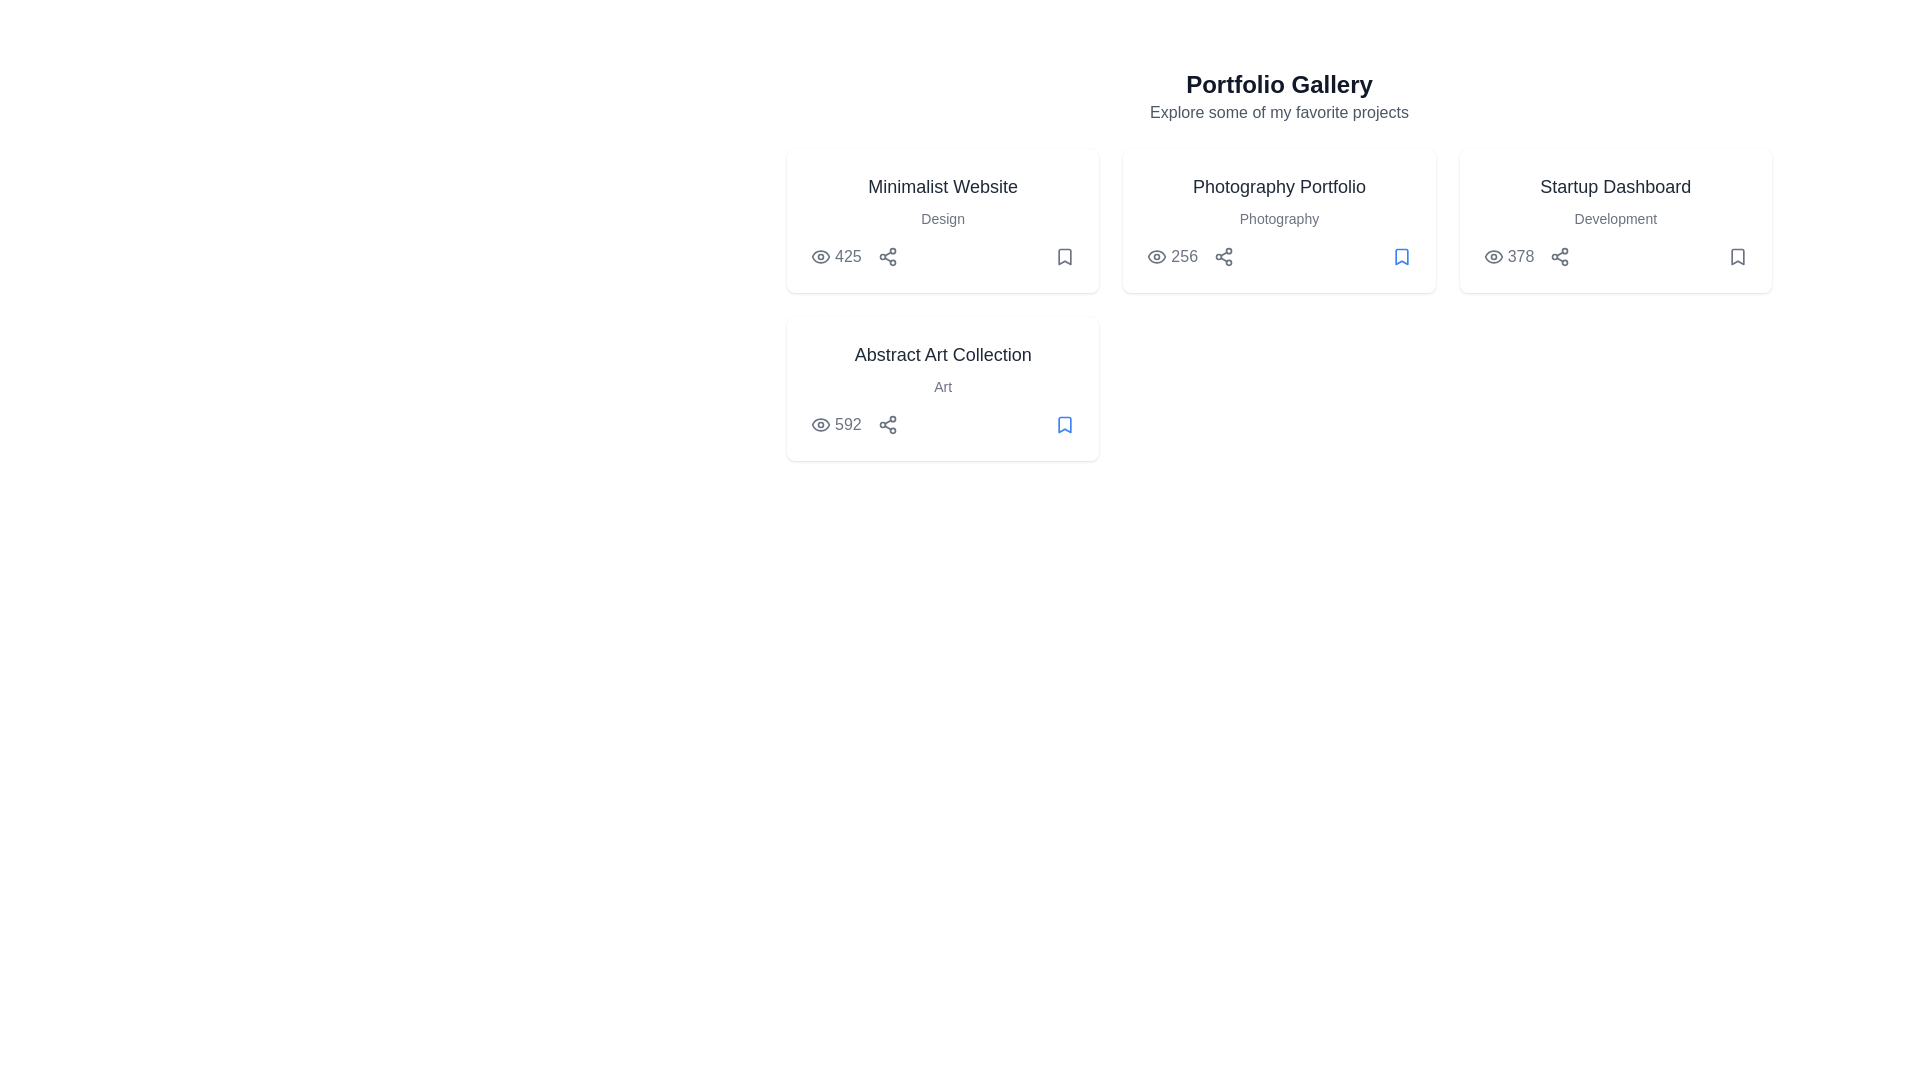 This screenshot has height=1080, width=1920. I want to click on the fourth card in the grid layout, which displays 'Abstract Art Collection' and is located in the bottom-left section of the grid, so click(942, 389).